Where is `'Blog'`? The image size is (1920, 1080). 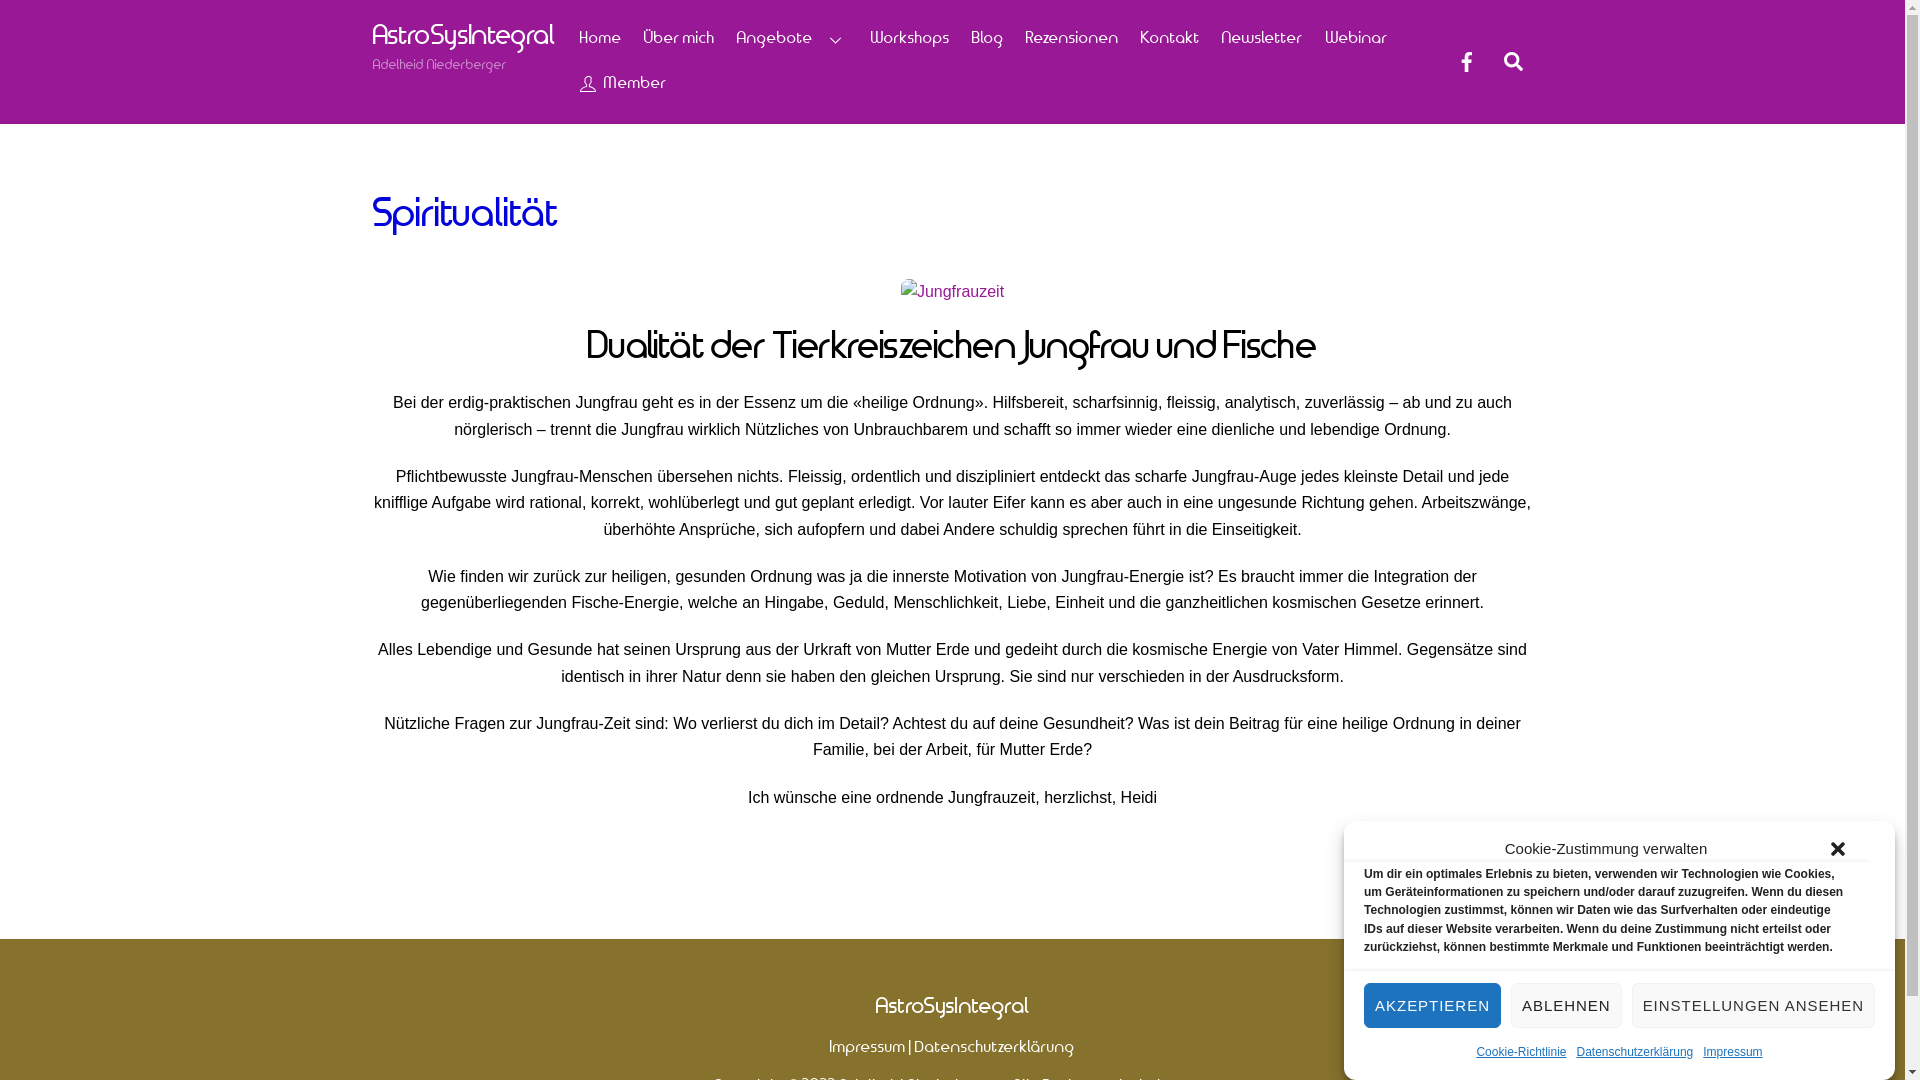
'Blog' is located at coordinates (987, 38).